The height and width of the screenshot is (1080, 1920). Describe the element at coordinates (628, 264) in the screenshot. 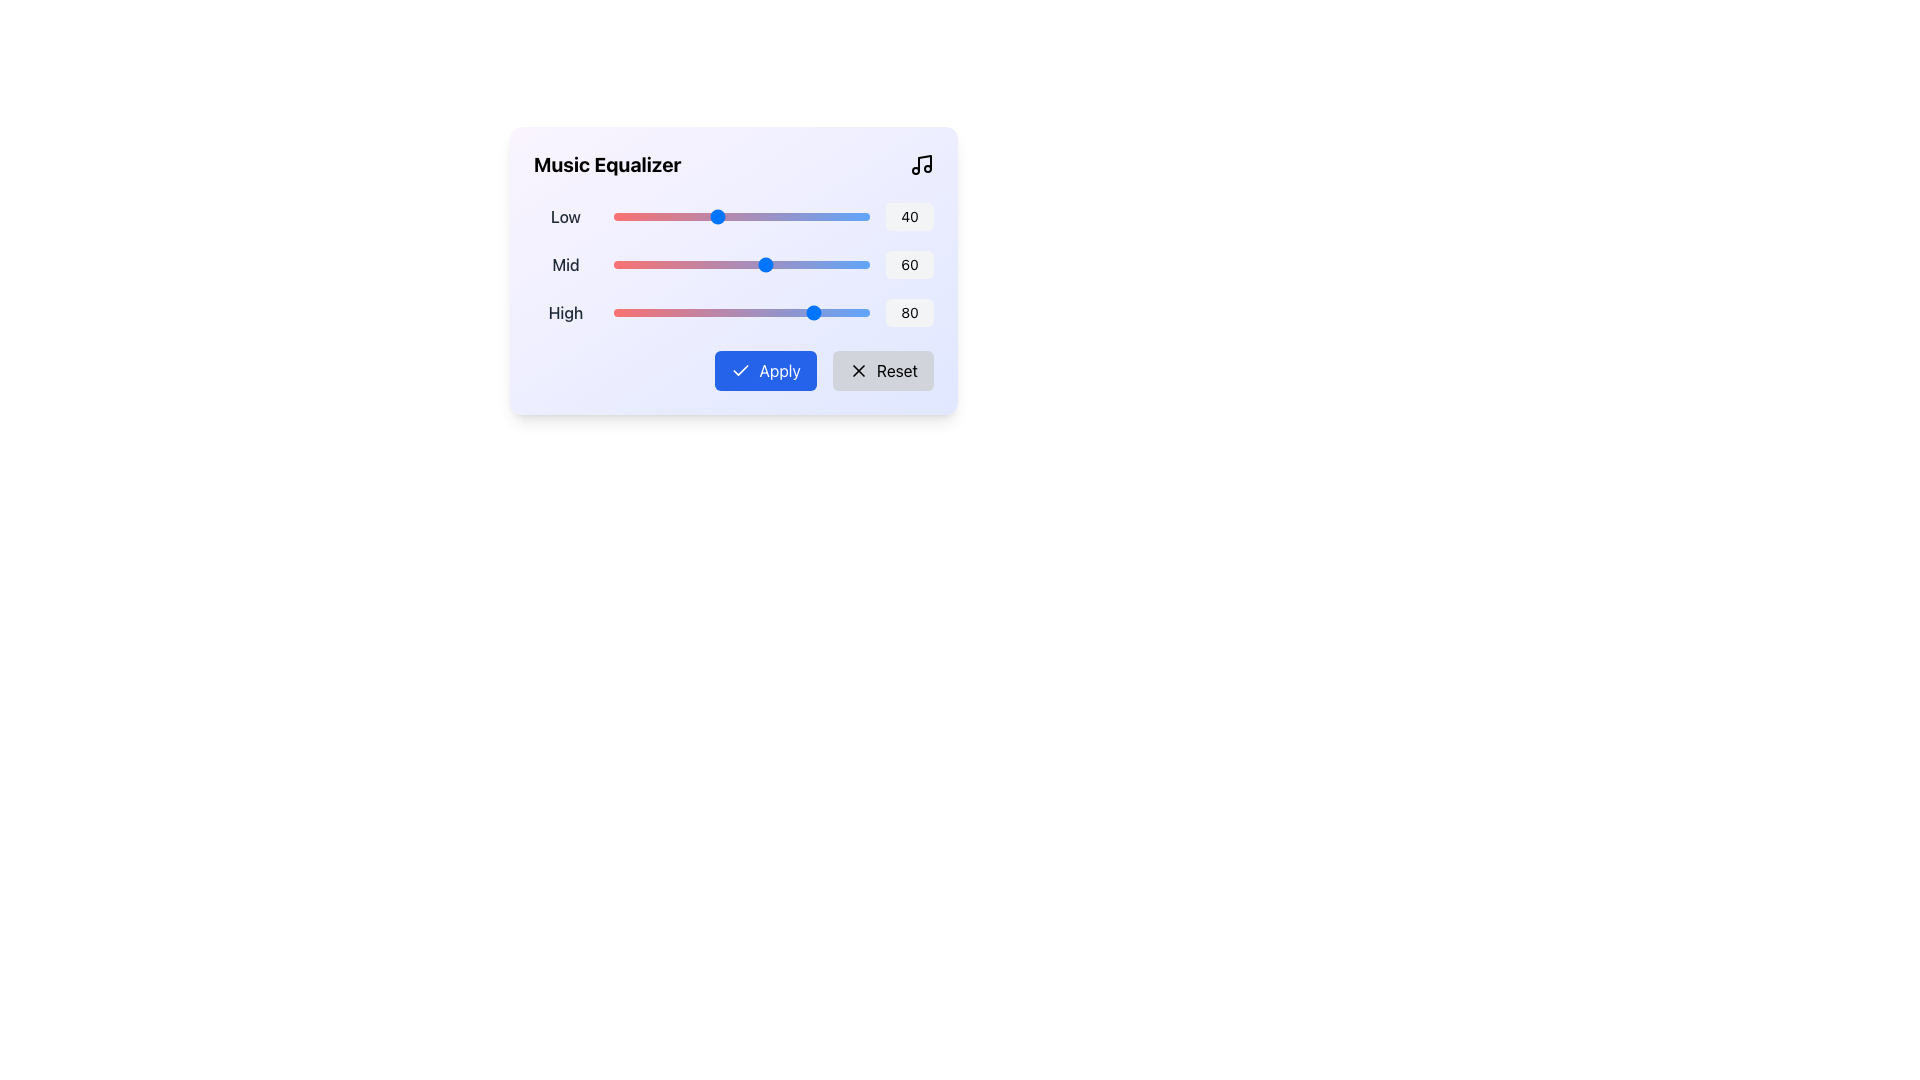

I see `the mid-range slider` at that location.